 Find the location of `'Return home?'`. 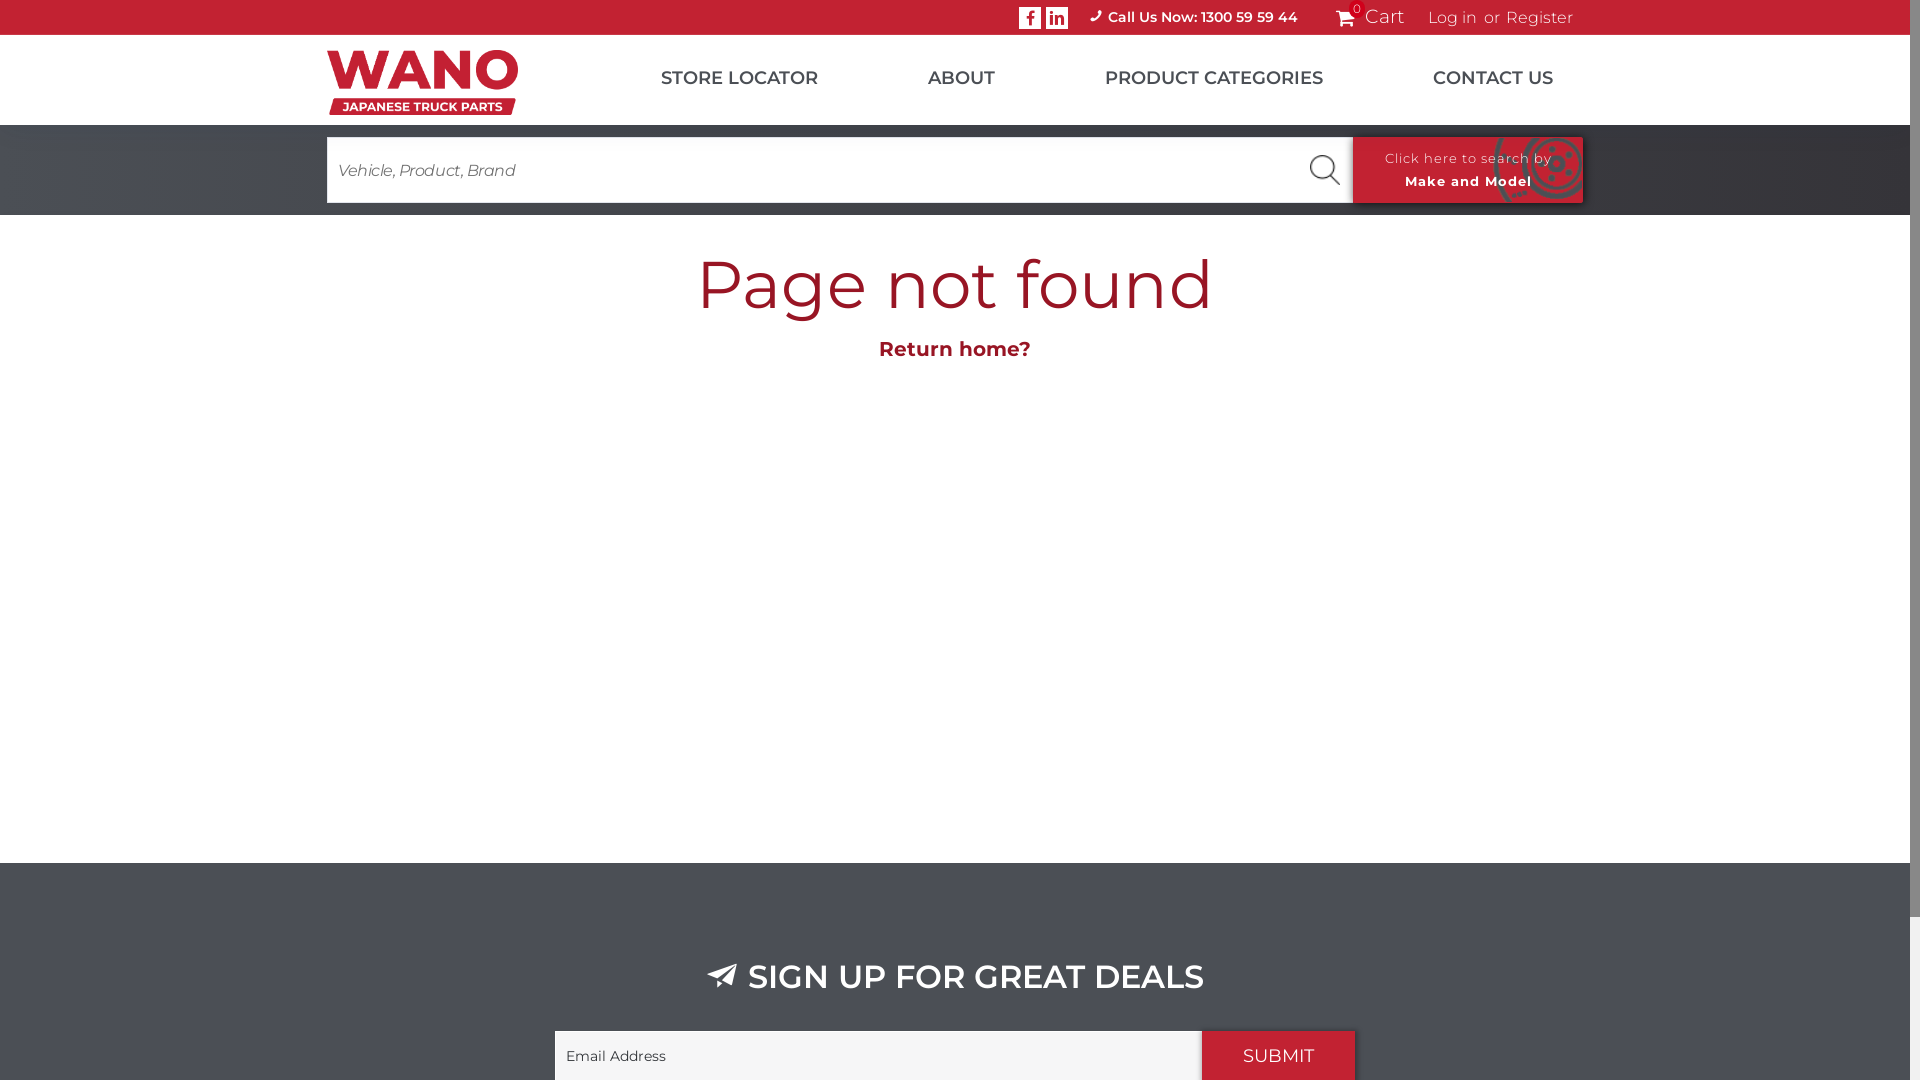

'Return home?' is located at coordinates (878, 347).